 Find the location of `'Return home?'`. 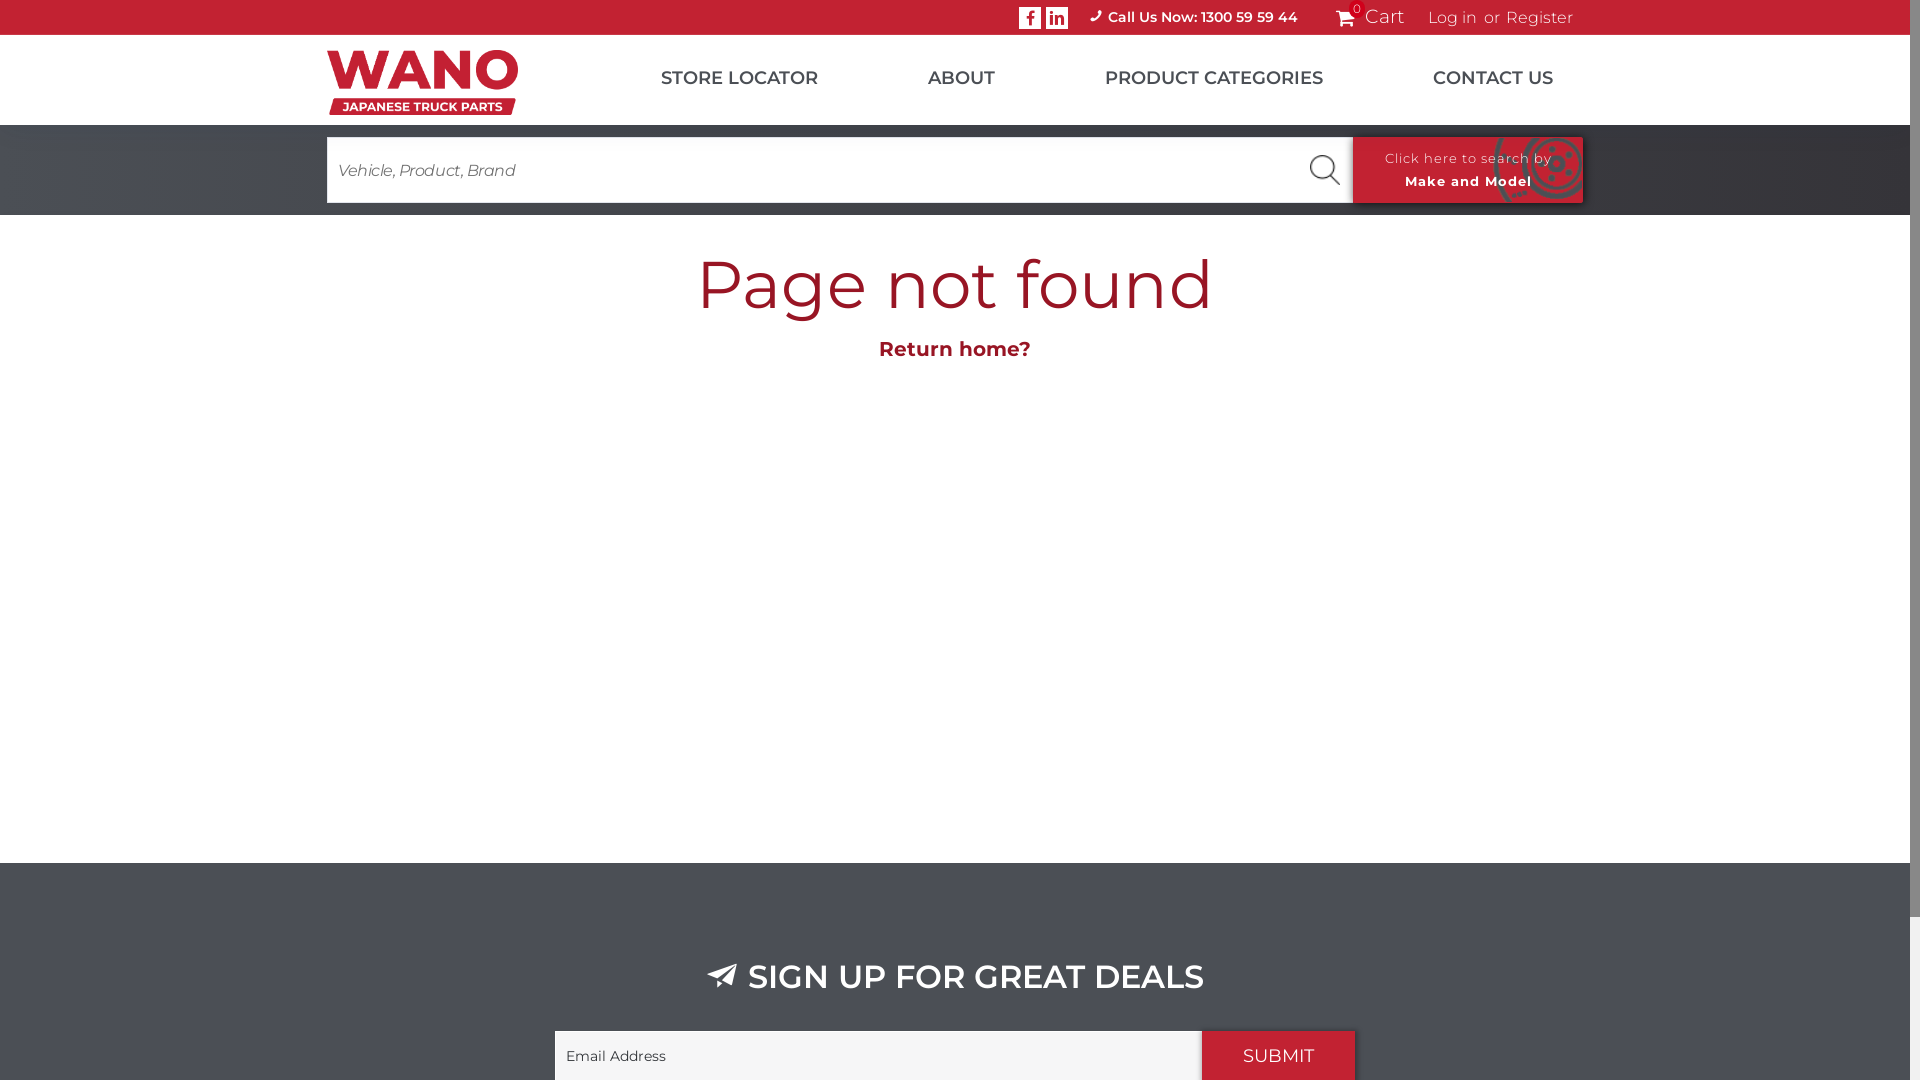

'Return home?' is located at coordinates (878, 347).